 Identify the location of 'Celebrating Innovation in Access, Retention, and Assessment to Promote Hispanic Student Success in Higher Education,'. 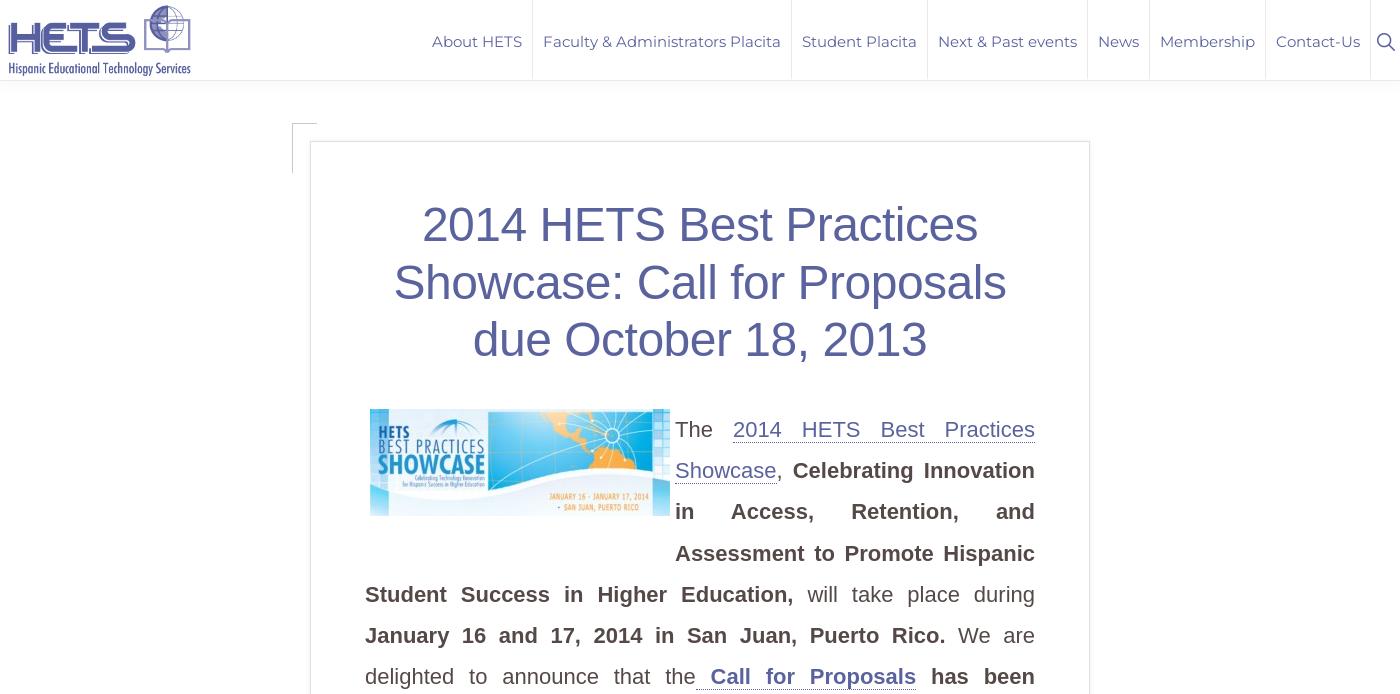
(364, 531).